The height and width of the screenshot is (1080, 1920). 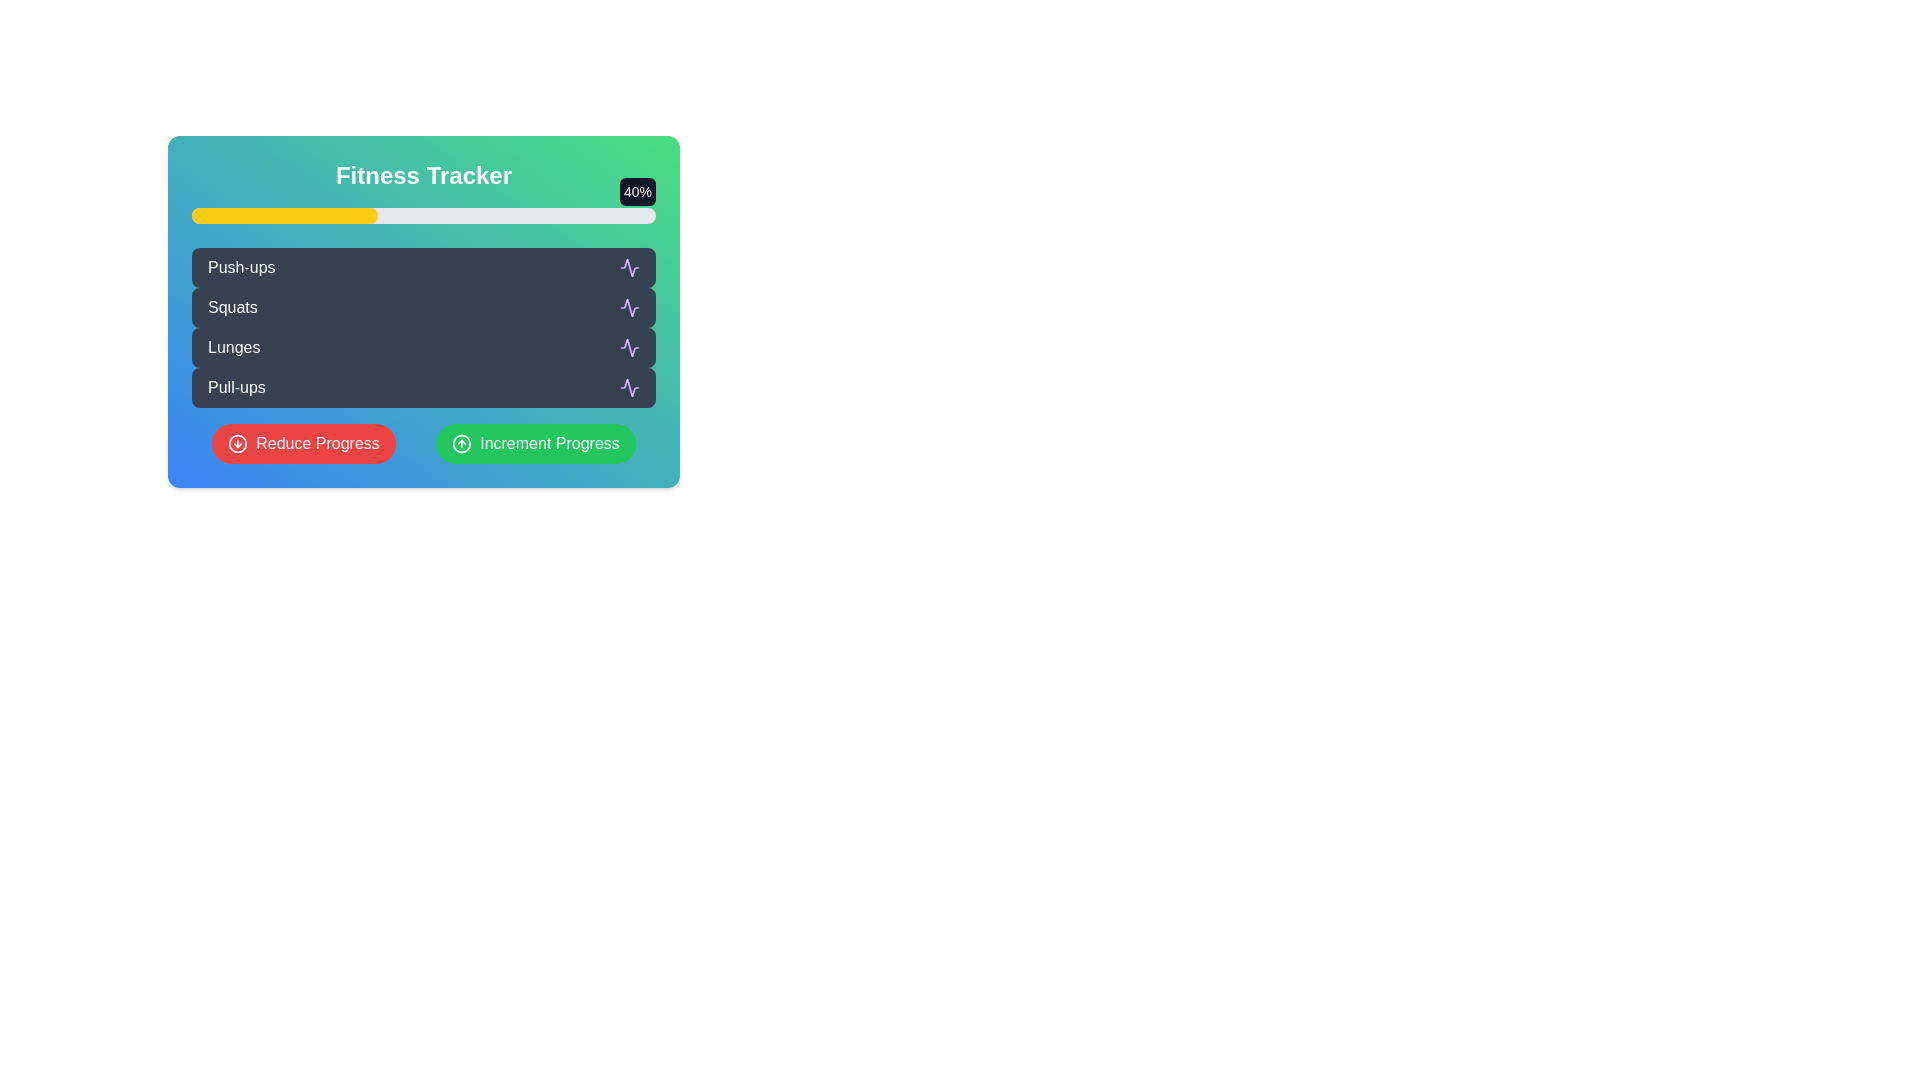 I want to click on the waveform icon with purple lines, which is the third icon in a vertical list aligned with the entry labeled 'Lunges', so click(x=628, y=346).